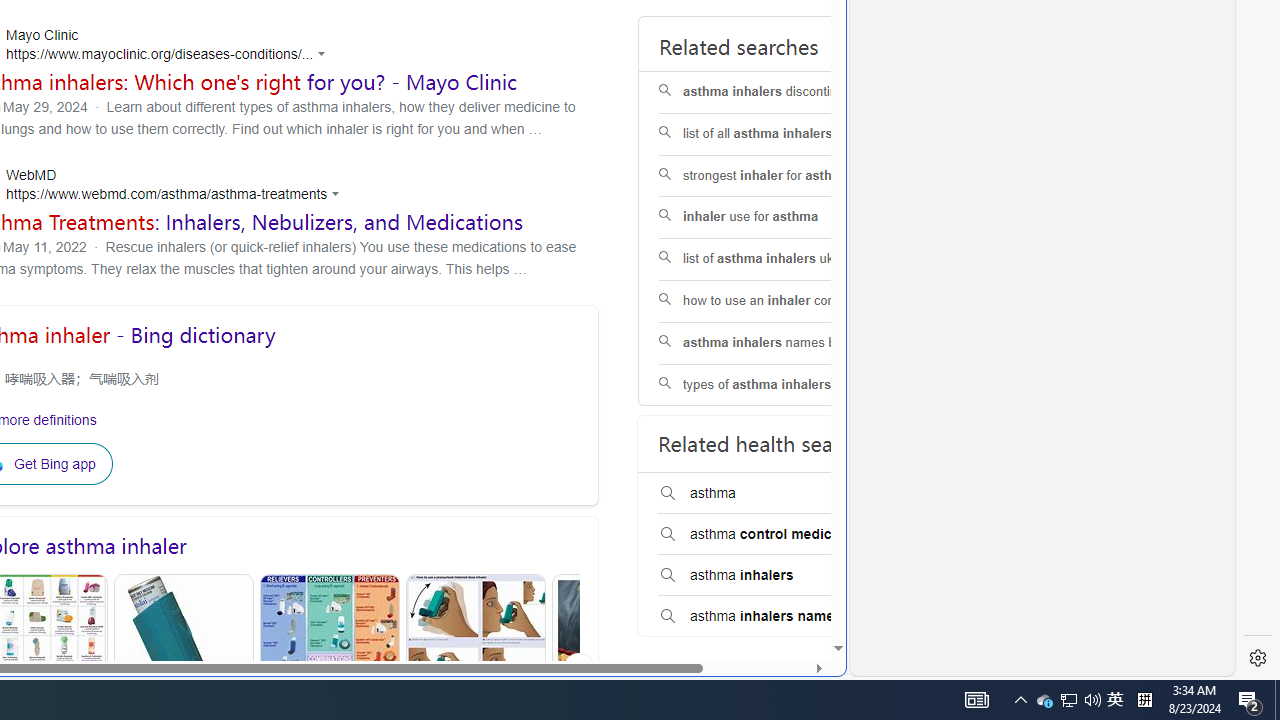 The image size is (1280, 720). I want to click on 'asthma control medicine', so click(784, 533).